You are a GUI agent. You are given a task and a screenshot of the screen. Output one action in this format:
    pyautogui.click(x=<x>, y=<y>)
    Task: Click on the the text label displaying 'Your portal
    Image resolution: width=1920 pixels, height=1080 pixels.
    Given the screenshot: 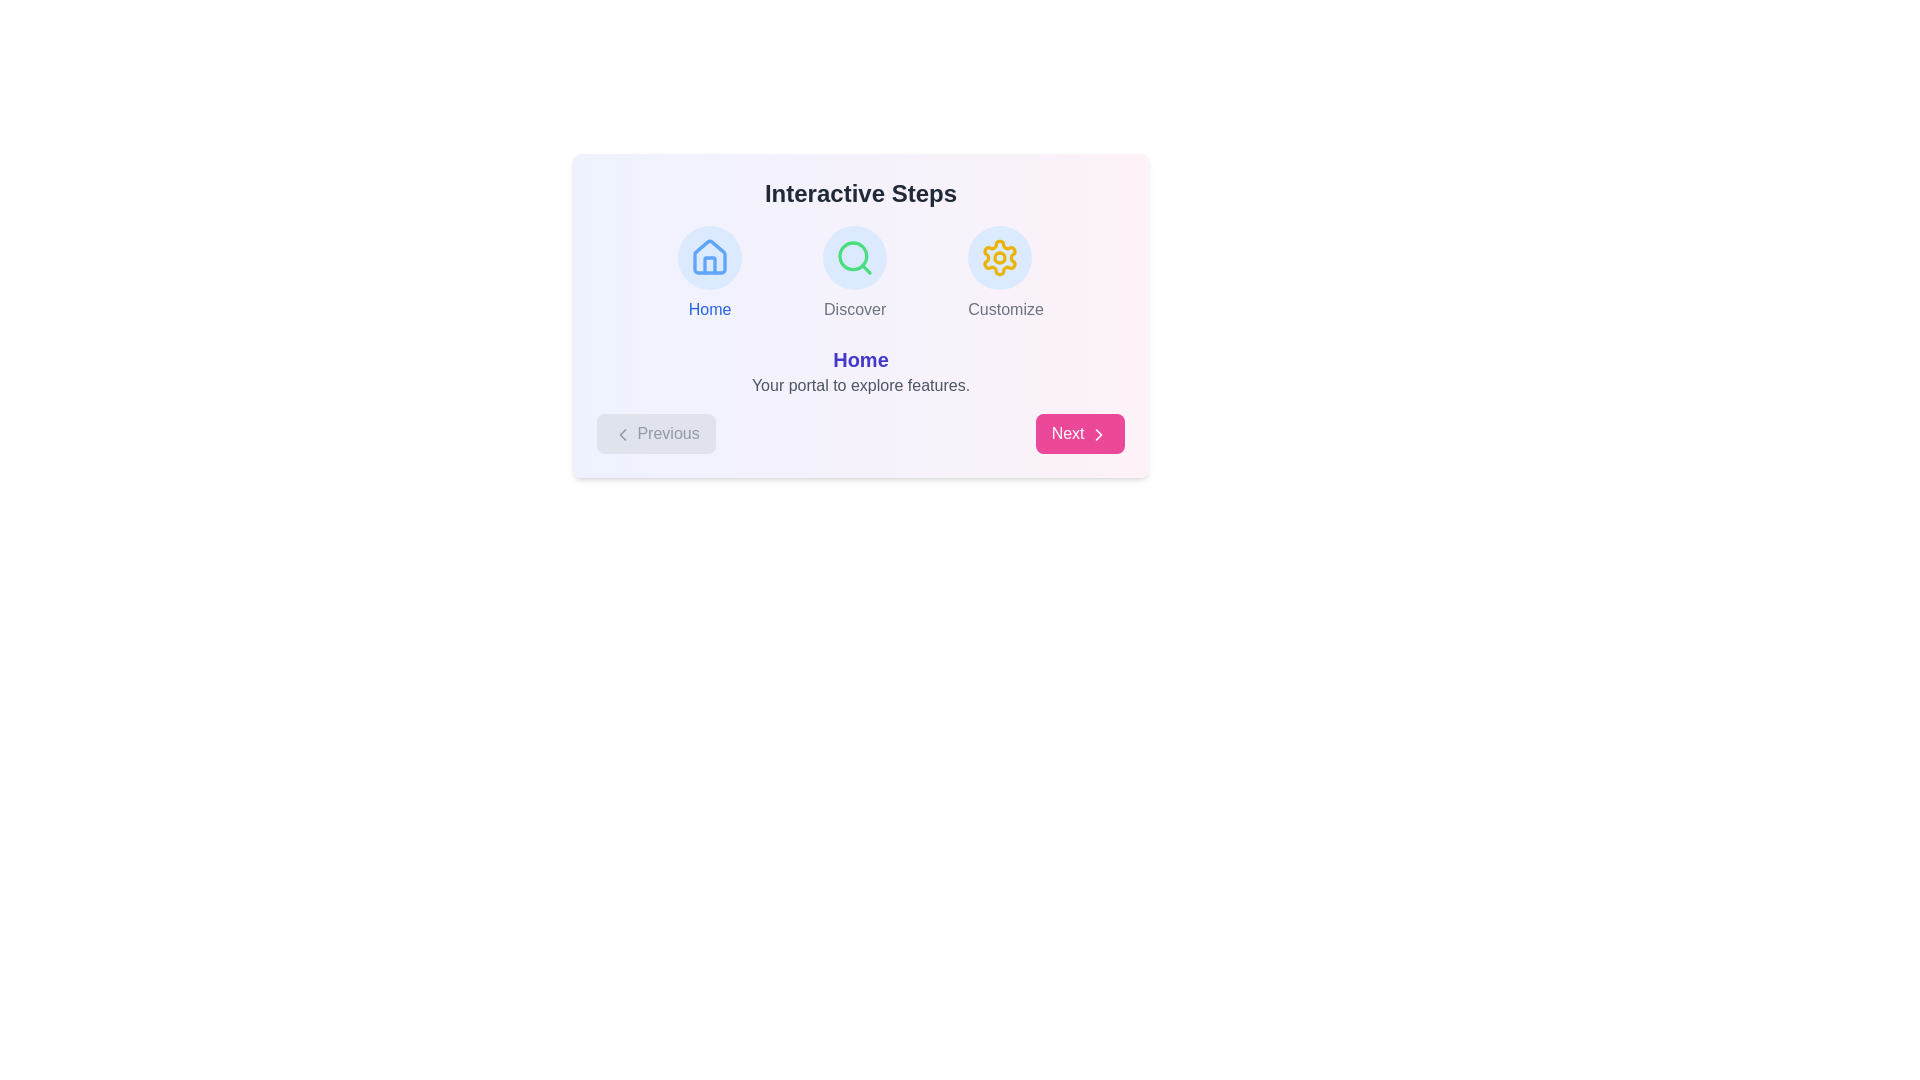 What is the action you would take?
    pyautogui.click(x=860, y=385)
    